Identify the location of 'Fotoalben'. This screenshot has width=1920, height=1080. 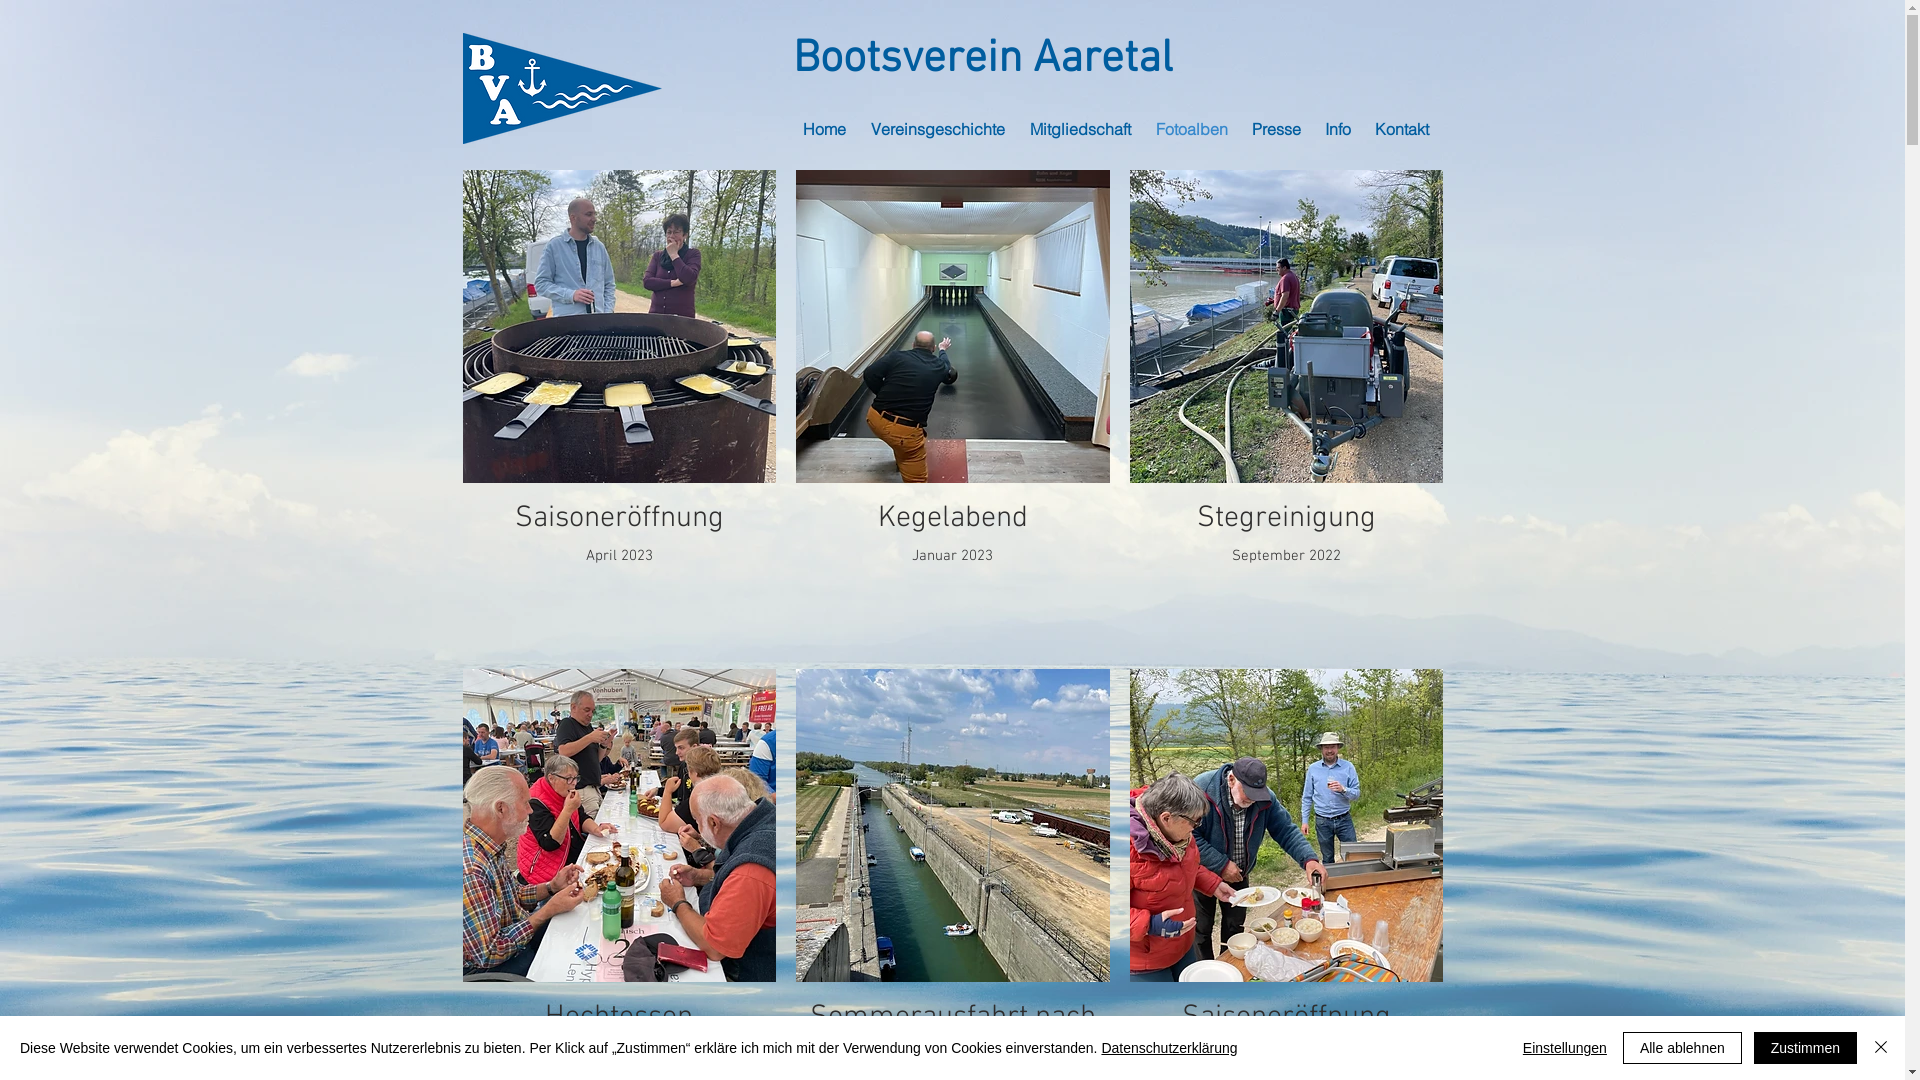
(1194, 128).